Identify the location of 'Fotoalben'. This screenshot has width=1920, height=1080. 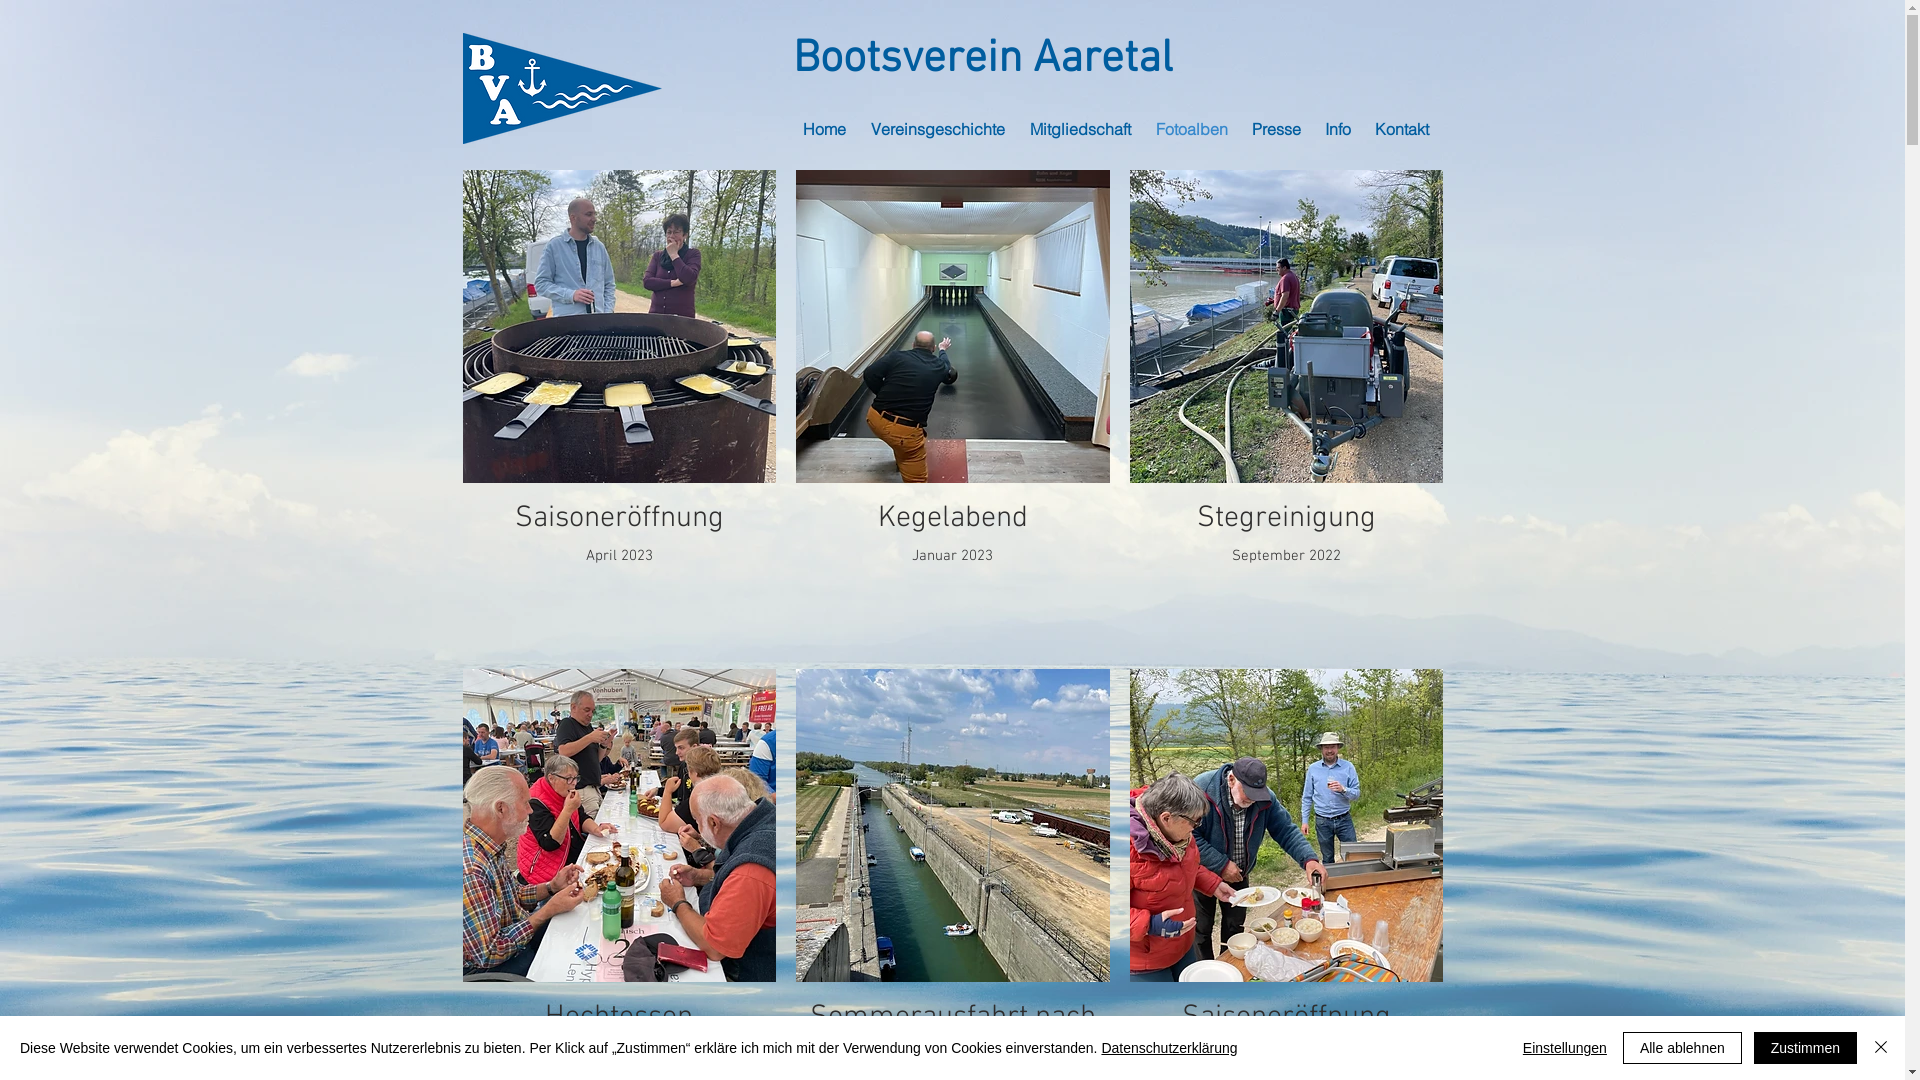
(1194, 128).